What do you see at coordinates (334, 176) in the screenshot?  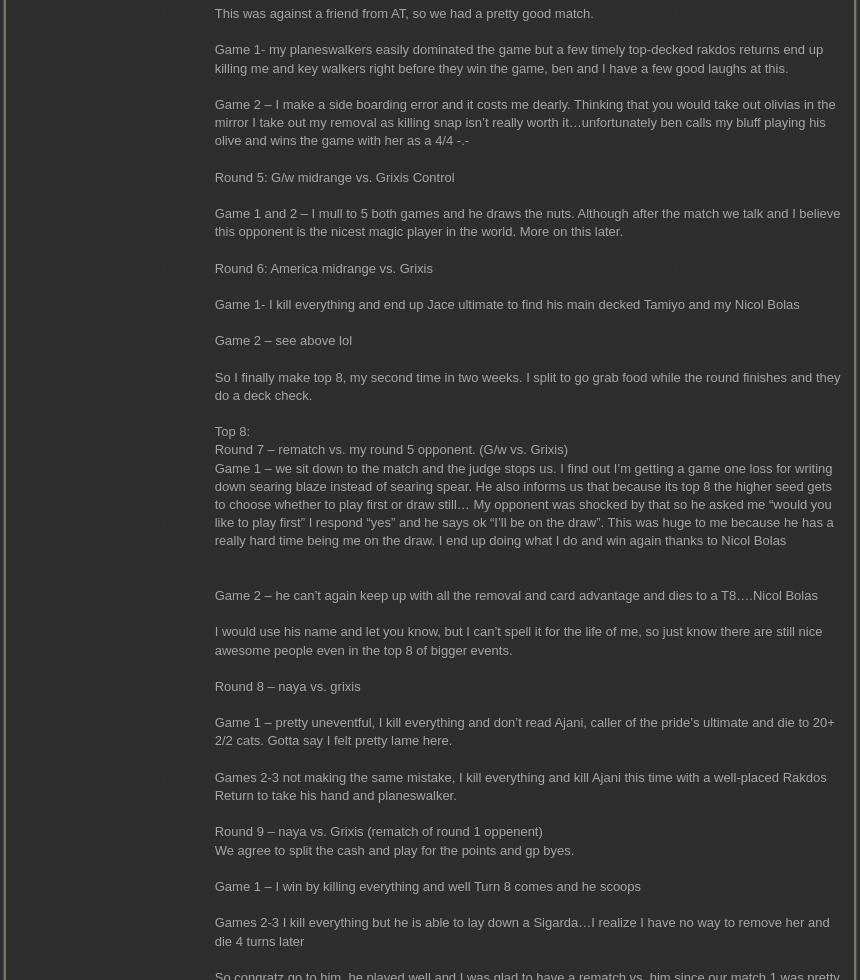 I see `'Round 5: G/w midrange vs. Grixis Control'` at bounding box center [334, 176].